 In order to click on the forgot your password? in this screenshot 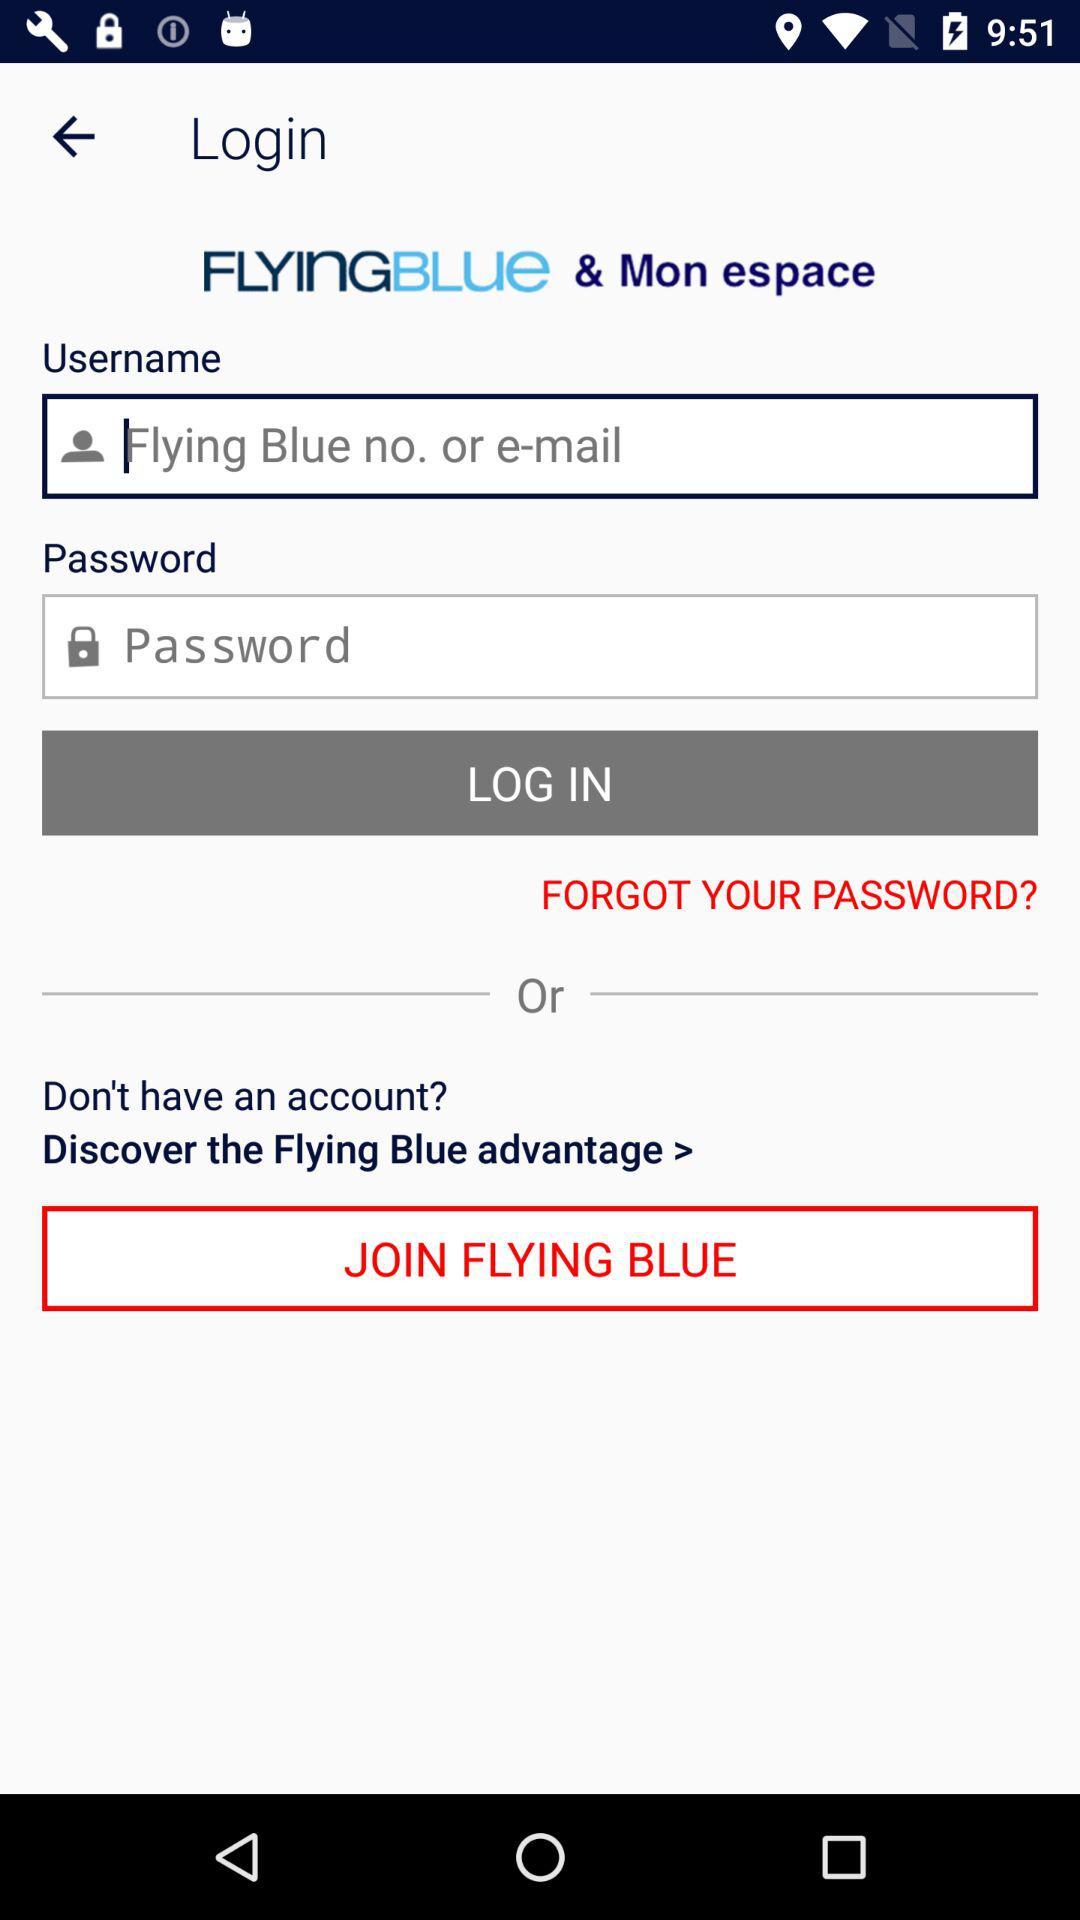, I will do `click(540, 892)`.